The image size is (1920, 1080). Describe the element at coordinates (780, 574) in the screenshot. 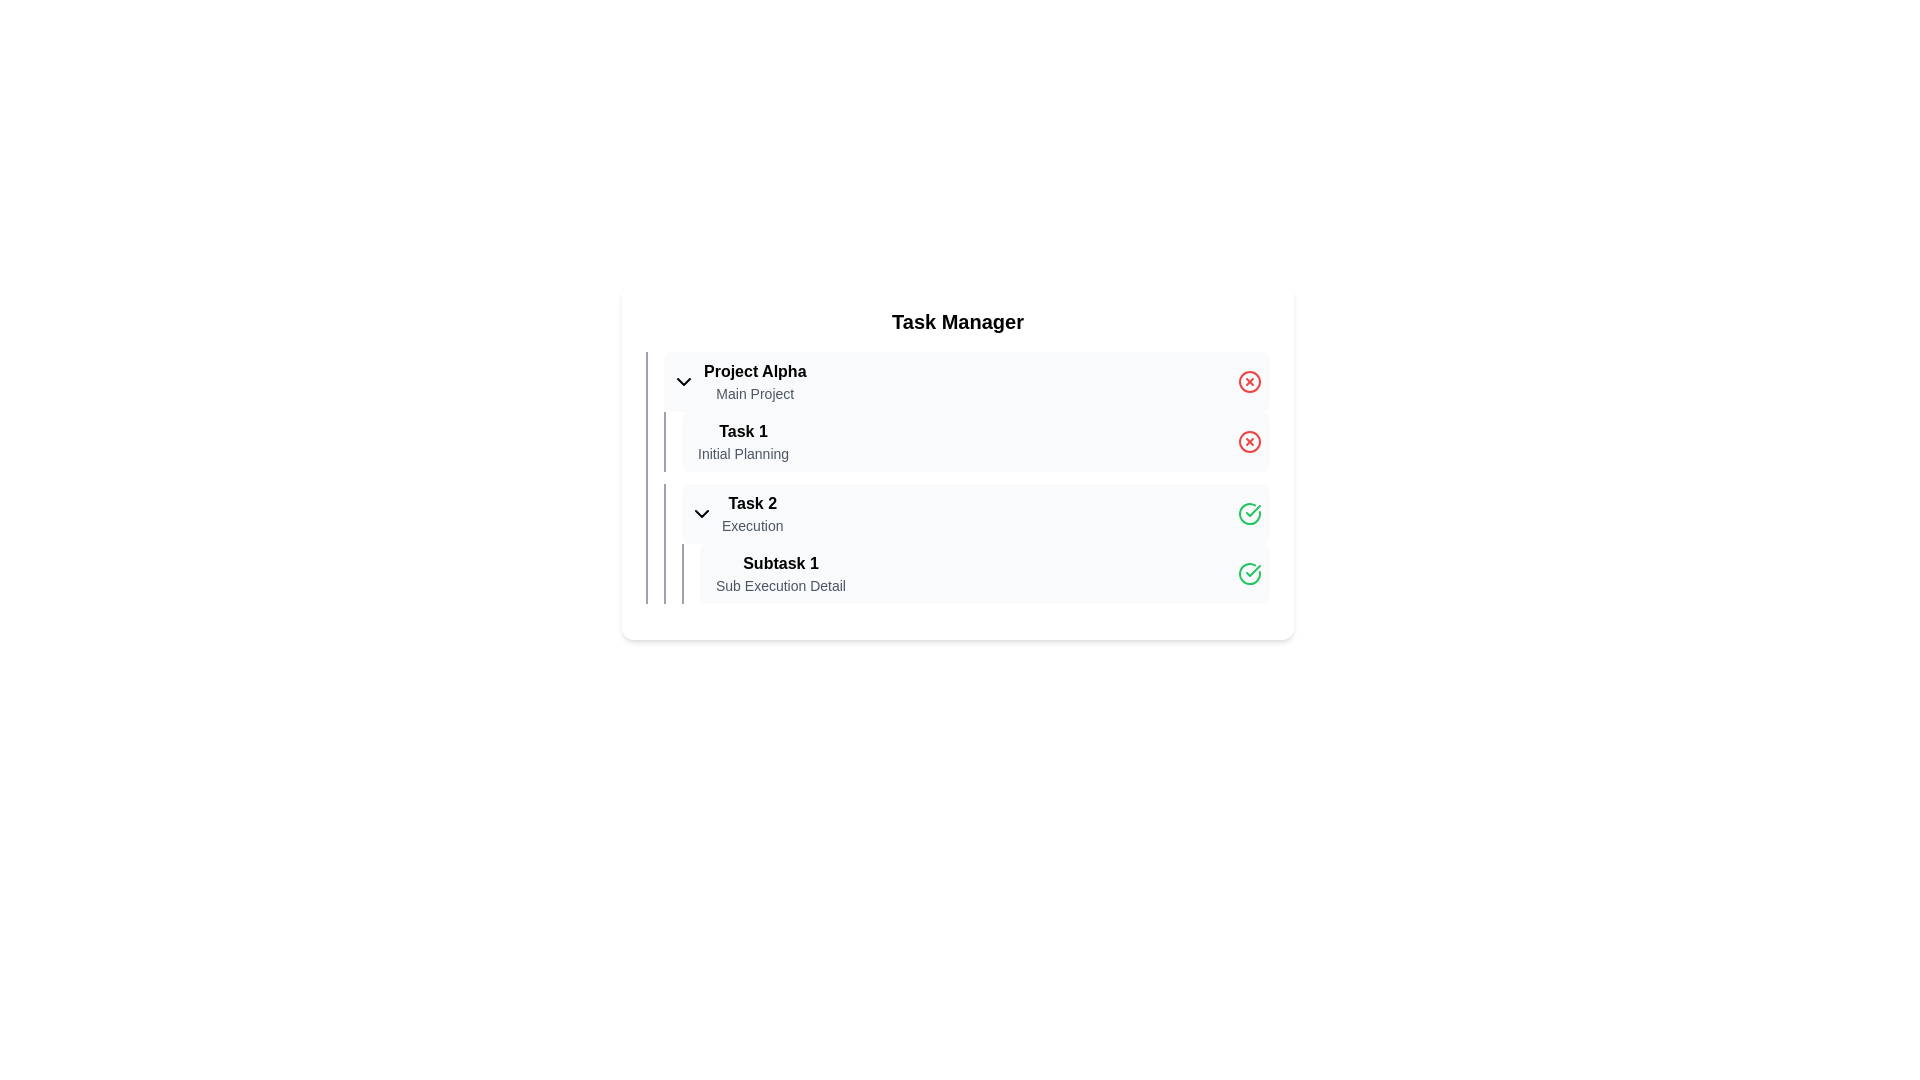

I see `the text label displaying 'Subtask 1' and 'Sub Execution Detail', which is positioned beneath 'Task 2' in the task manager interface` at that location.